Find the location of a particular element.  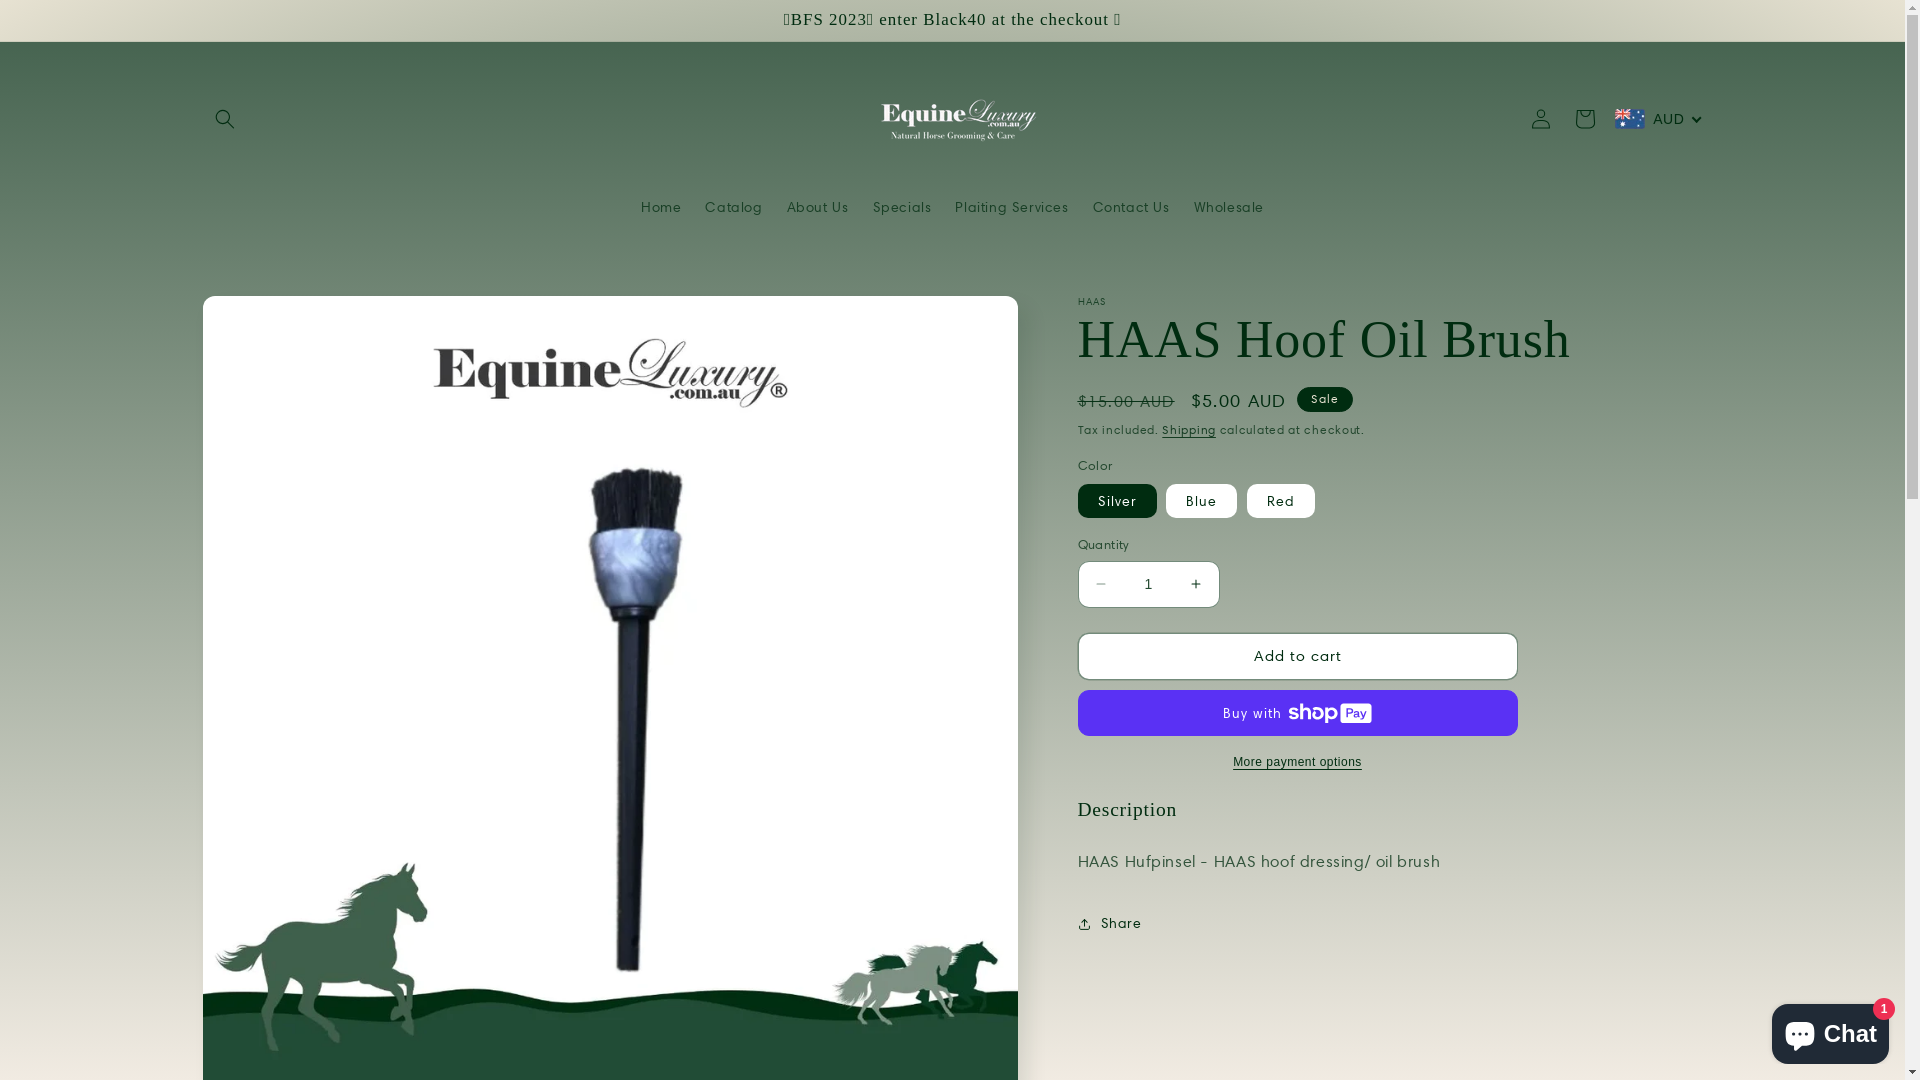

'Wholesale' is located at coordinates (1227, 207).